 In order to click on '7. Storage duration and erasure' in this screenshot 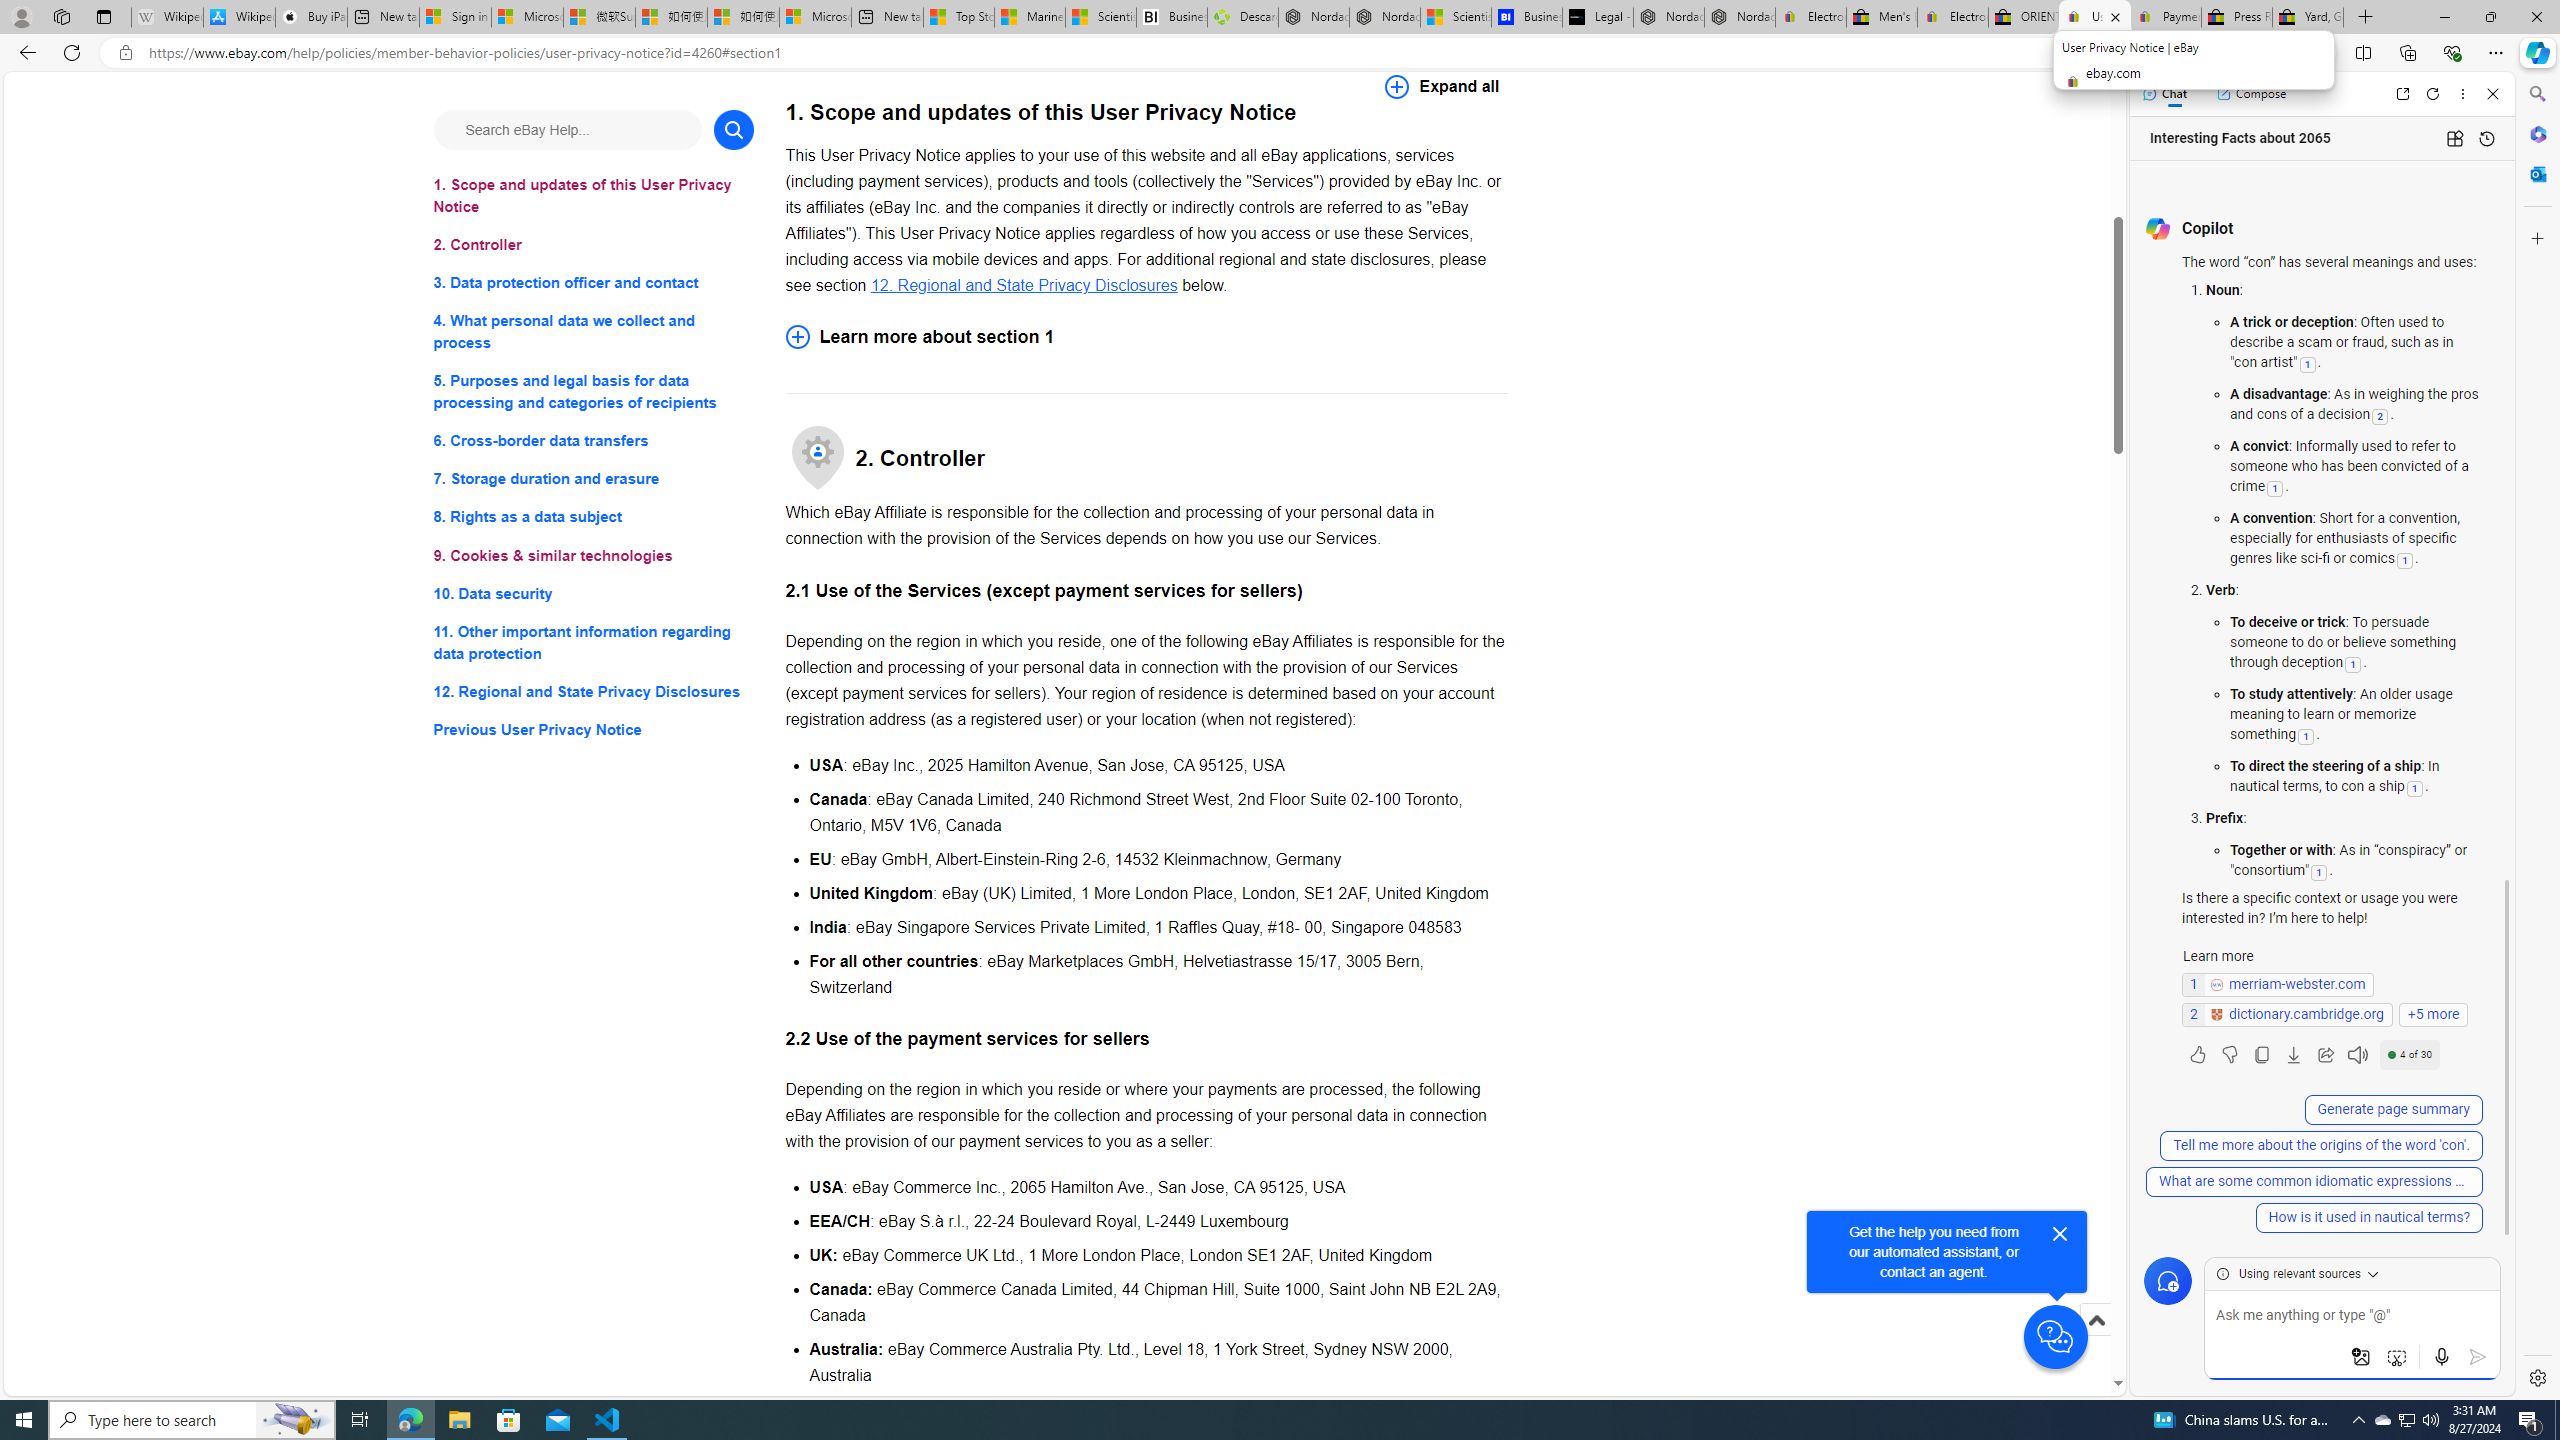, I will do `click(592, 478)`.